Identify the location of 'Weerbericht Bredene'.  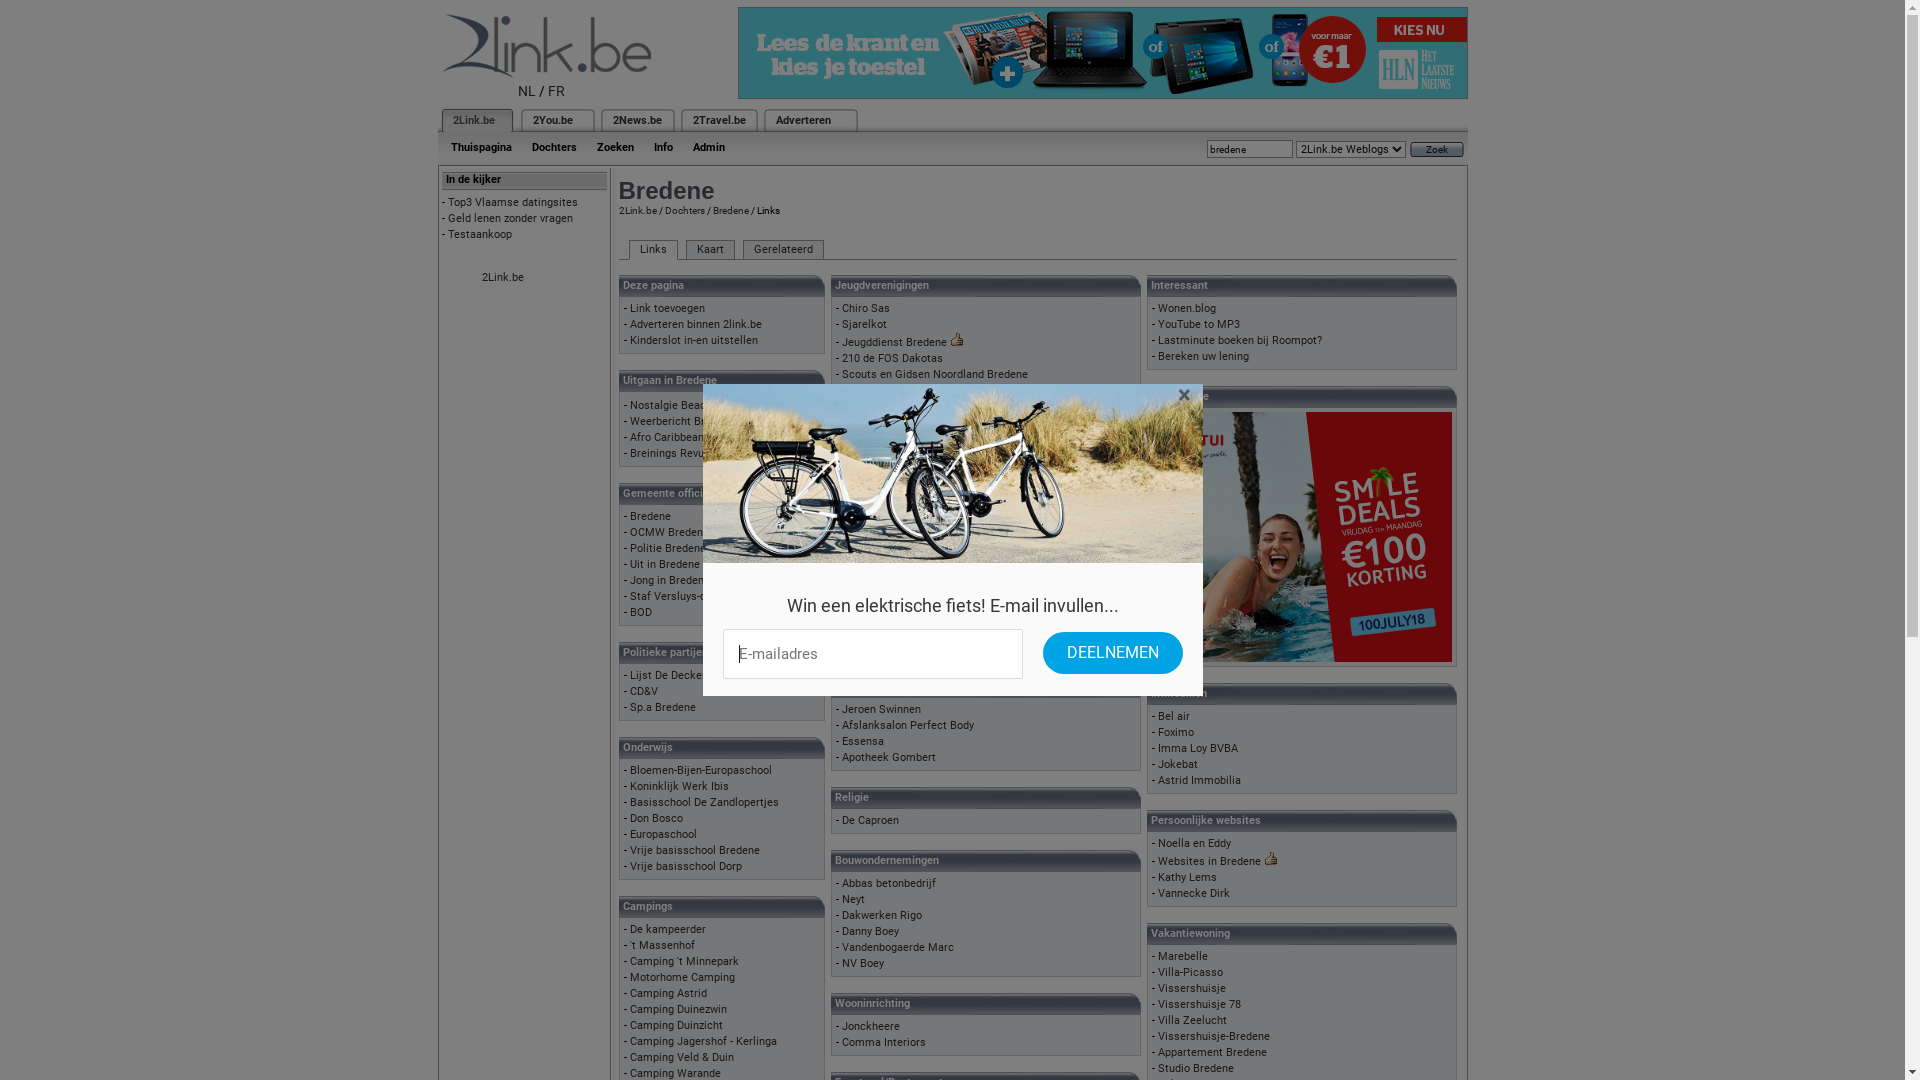
(682, 420).